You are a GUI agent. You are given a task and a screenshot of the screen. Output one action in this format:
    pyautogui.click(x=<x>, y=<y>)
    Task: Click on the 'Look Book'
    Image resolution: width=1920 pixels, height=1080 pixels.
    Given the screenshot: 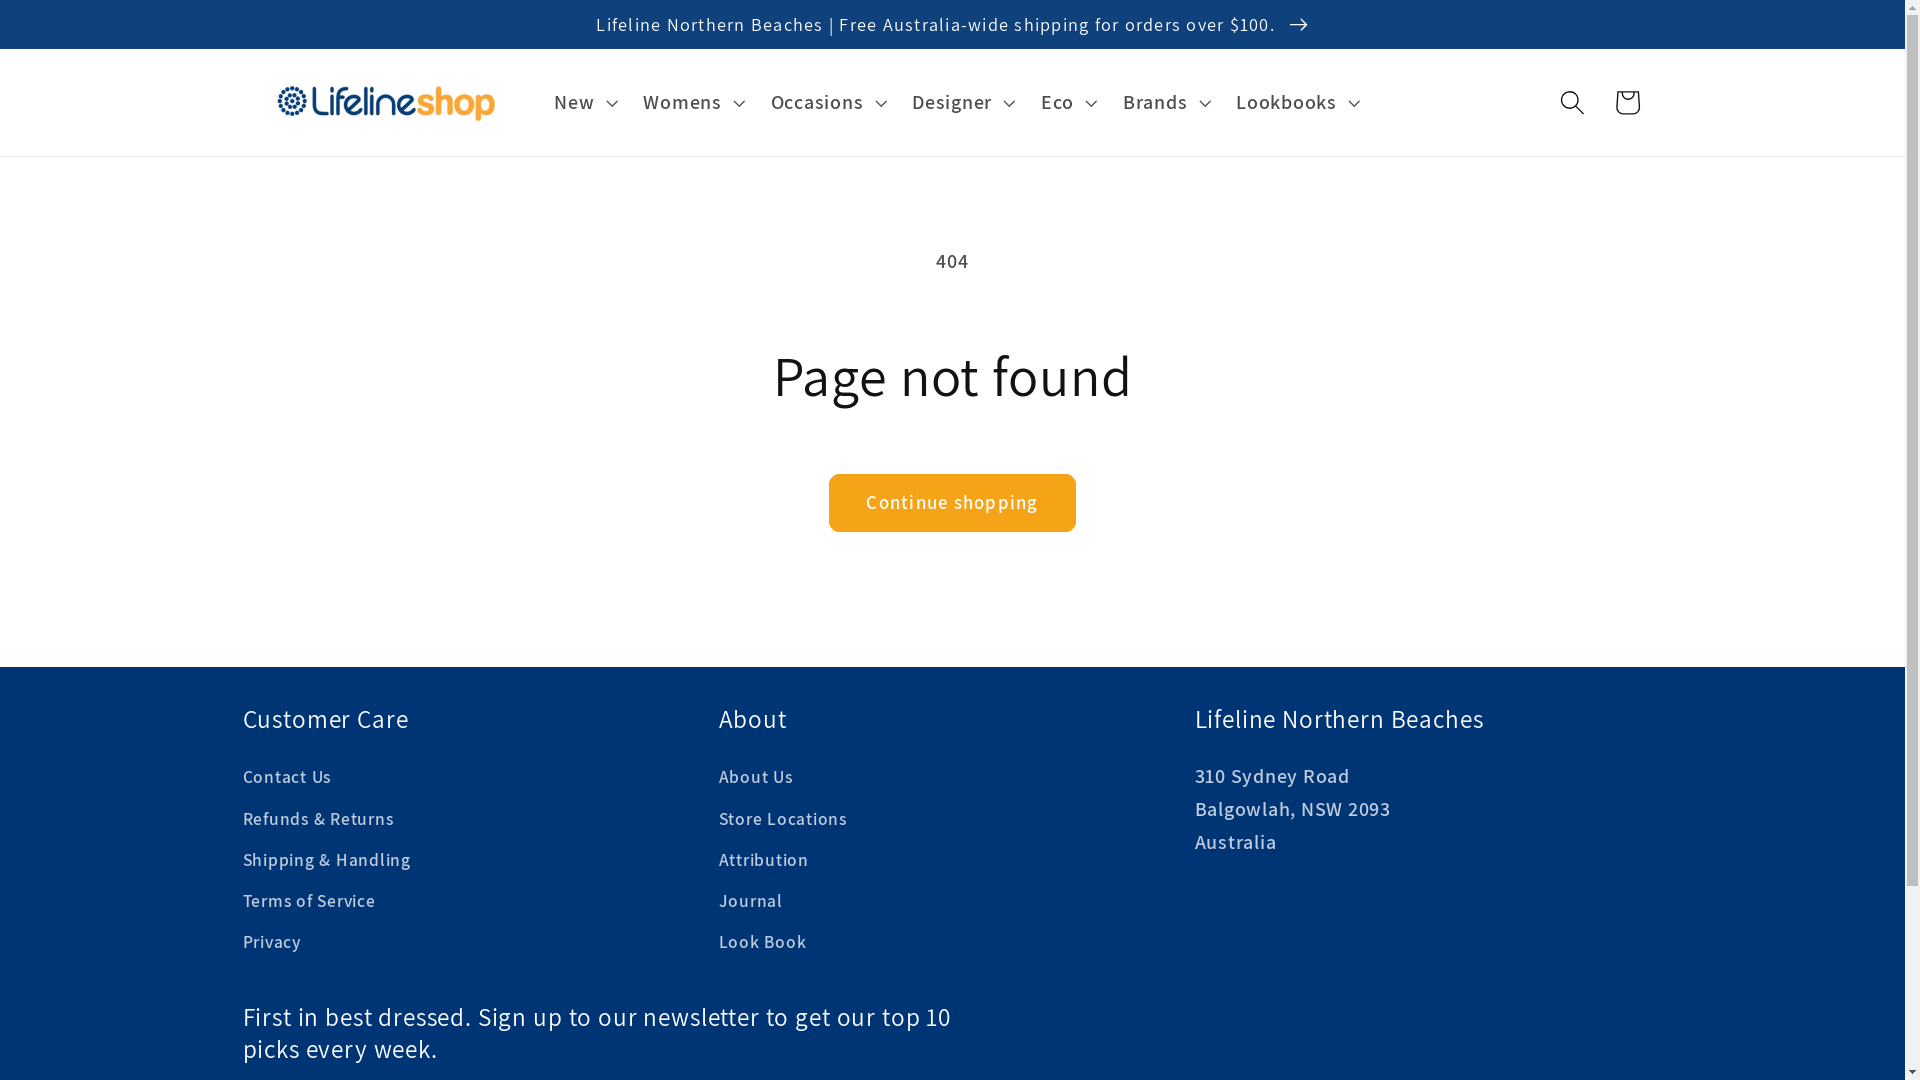 What is the action you would take?
    pyautogui.click(x=761, y=942)
    